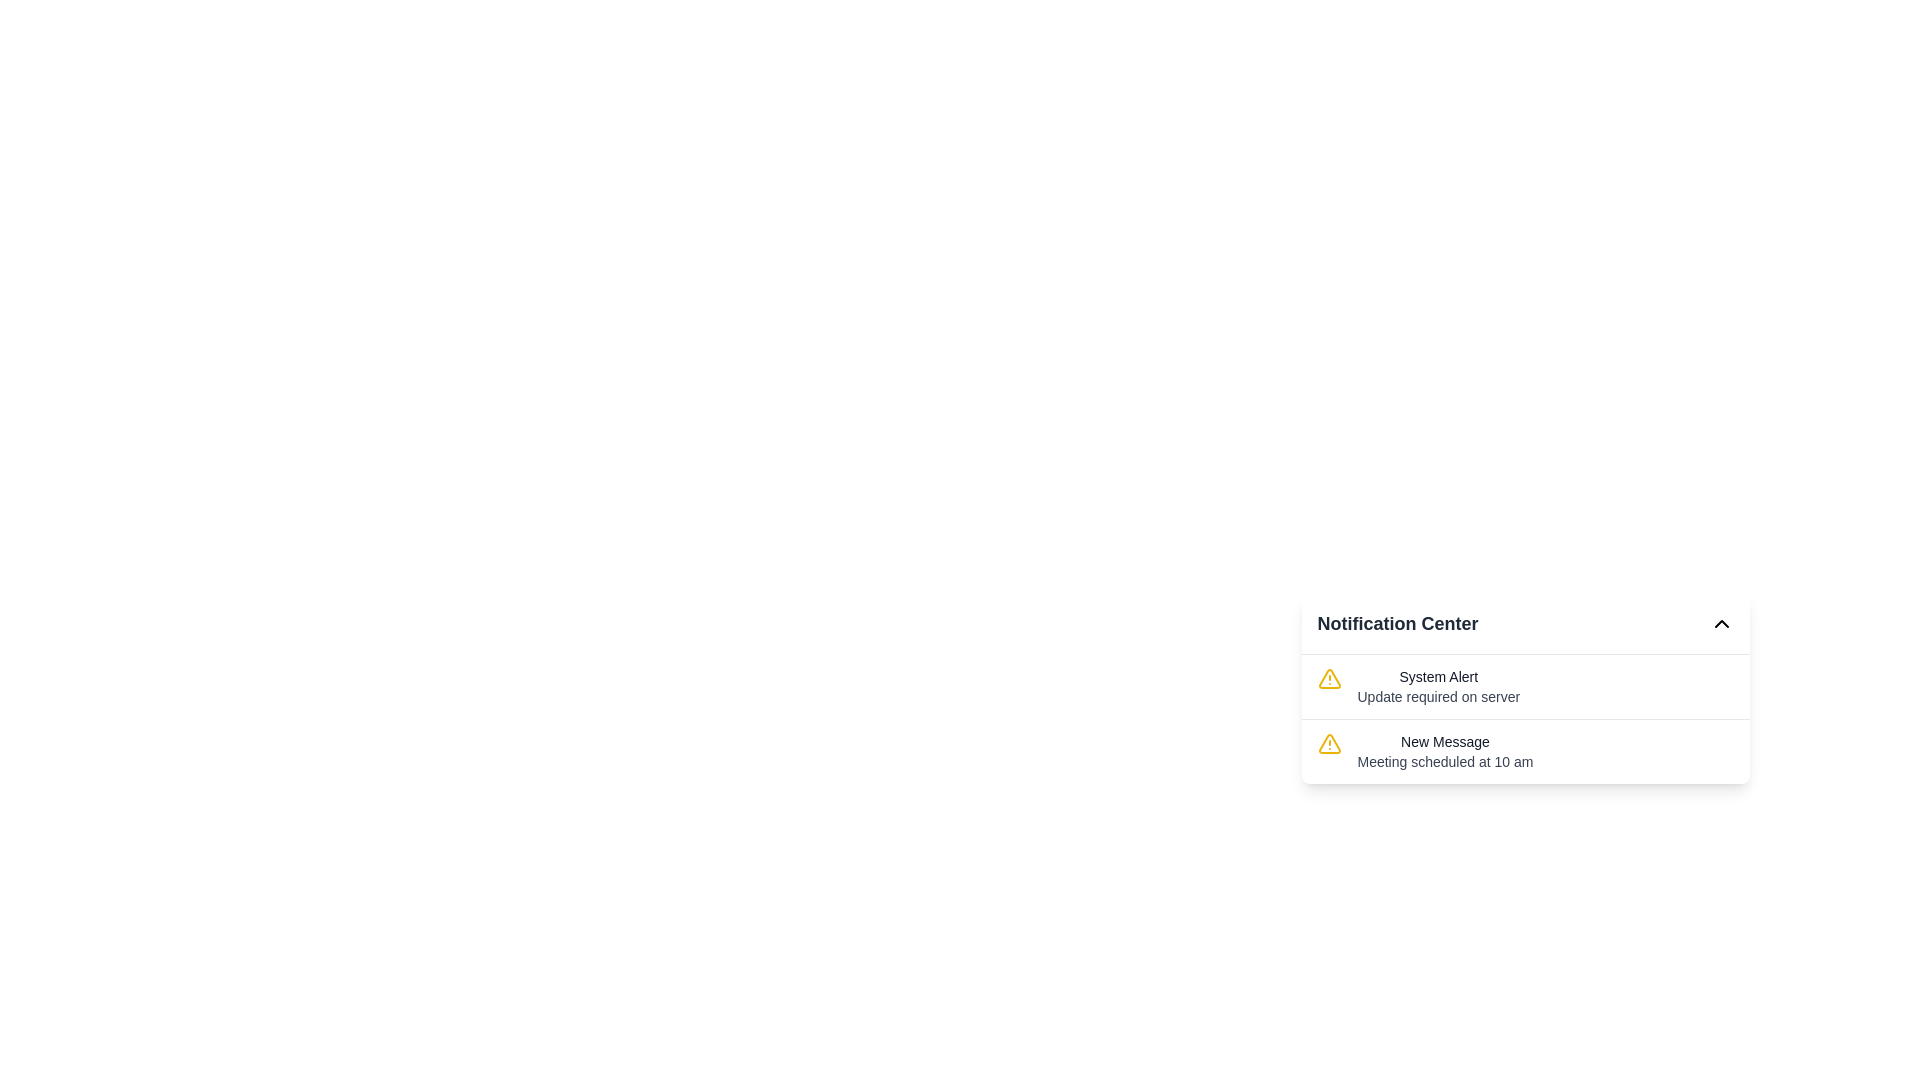 This screenshot has height=1080, width=1920. Describe the element at coordinates (1524, 685) in the screenshot. I see `the Notification card, which is the top item in the Notification Center` at that location.